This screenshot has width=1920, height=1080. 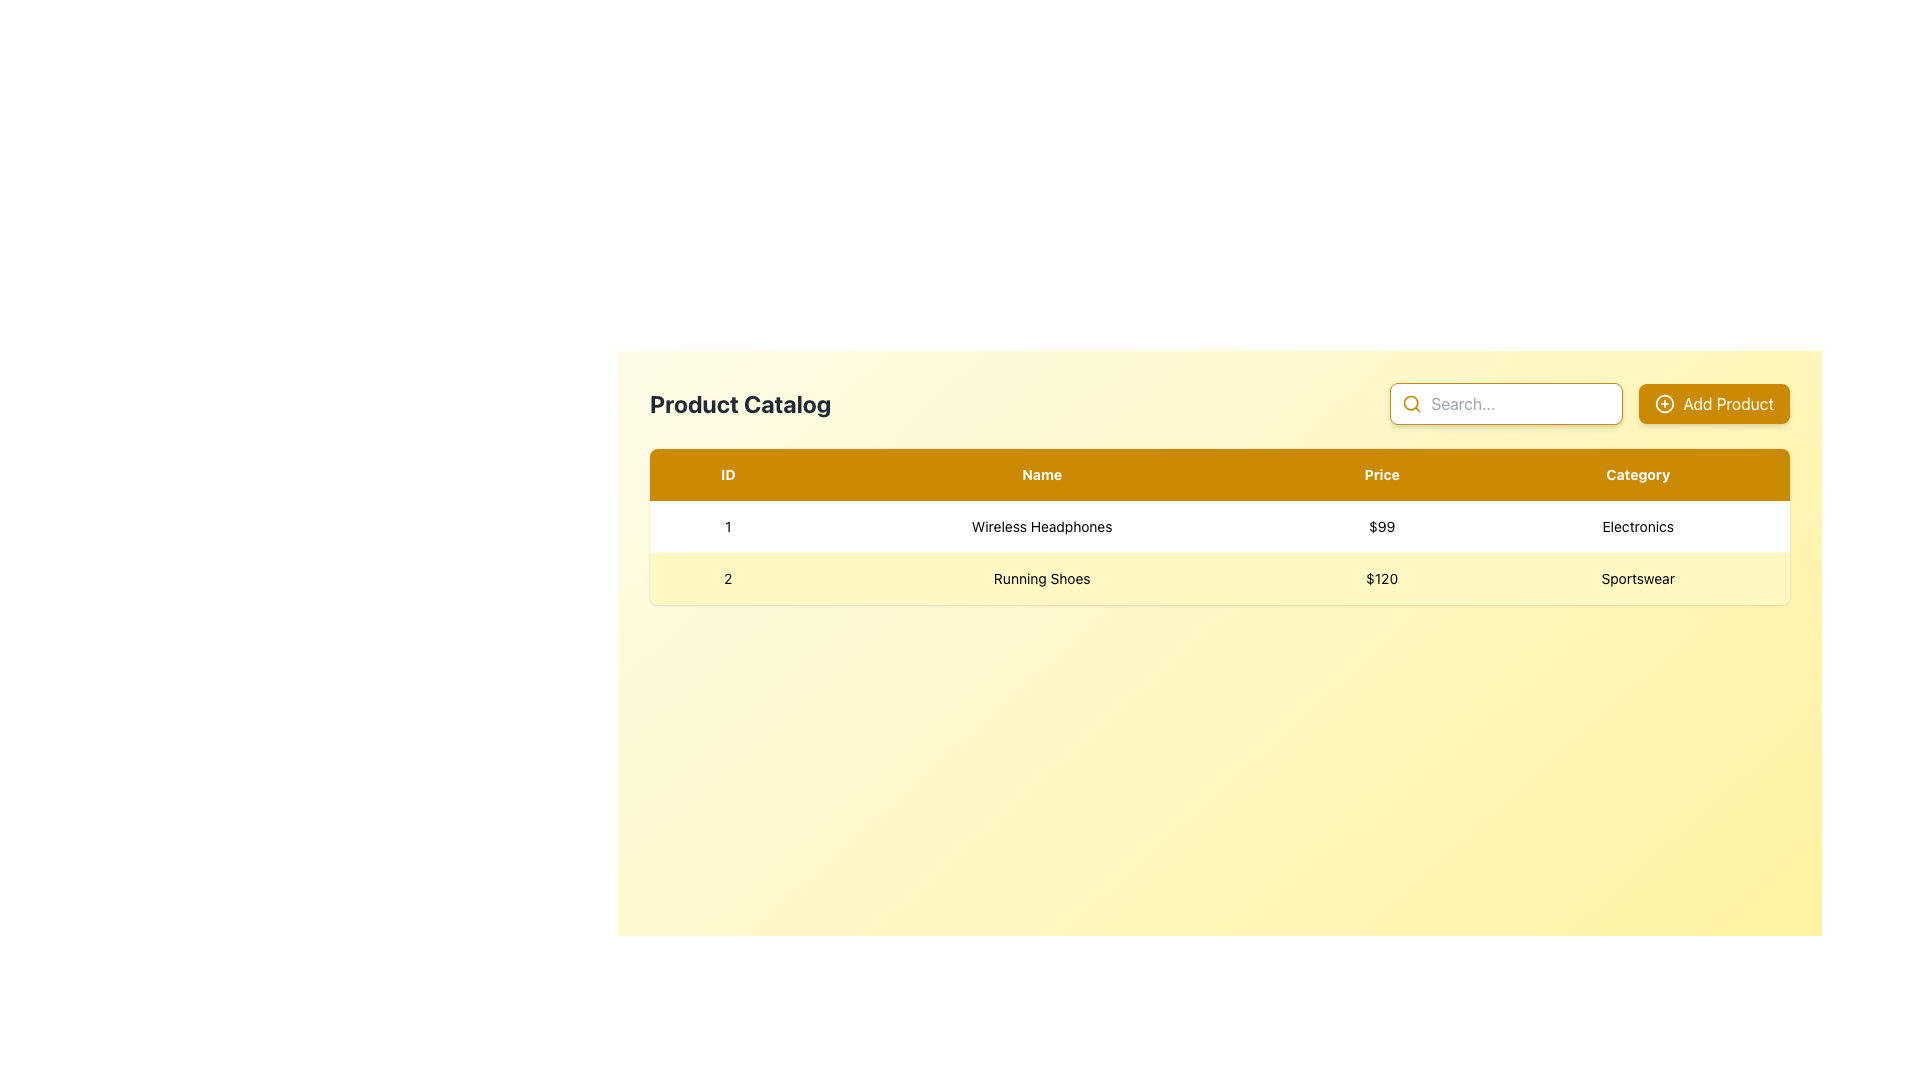 What do you see at coordinates (1665, 404) in the screenshot?
I see `the 'Add Product' button icon located in the top-right corner of the interface, which signifies the action of adding a new product` at bounding box center [1665, 404].